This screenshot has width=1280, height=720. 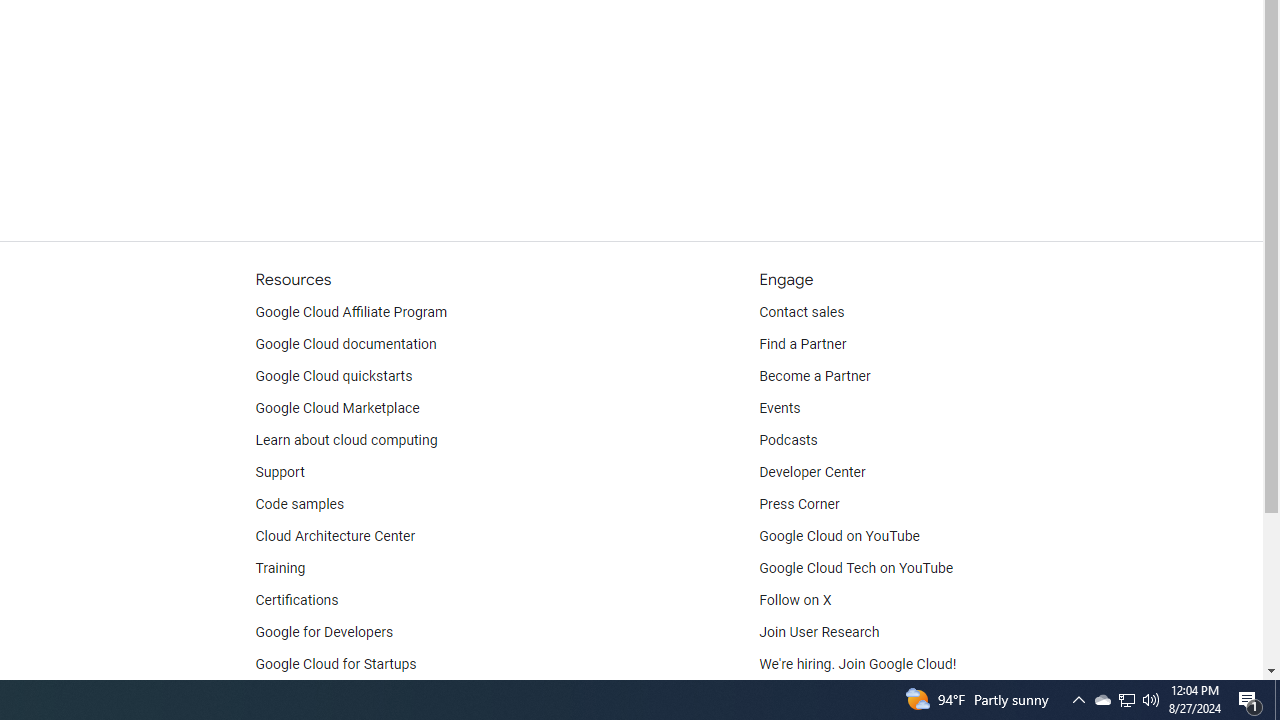 What do you see at coordinates (279, 568) in the screenshot?
I see `'Training'` at bounding box center [279, 568].